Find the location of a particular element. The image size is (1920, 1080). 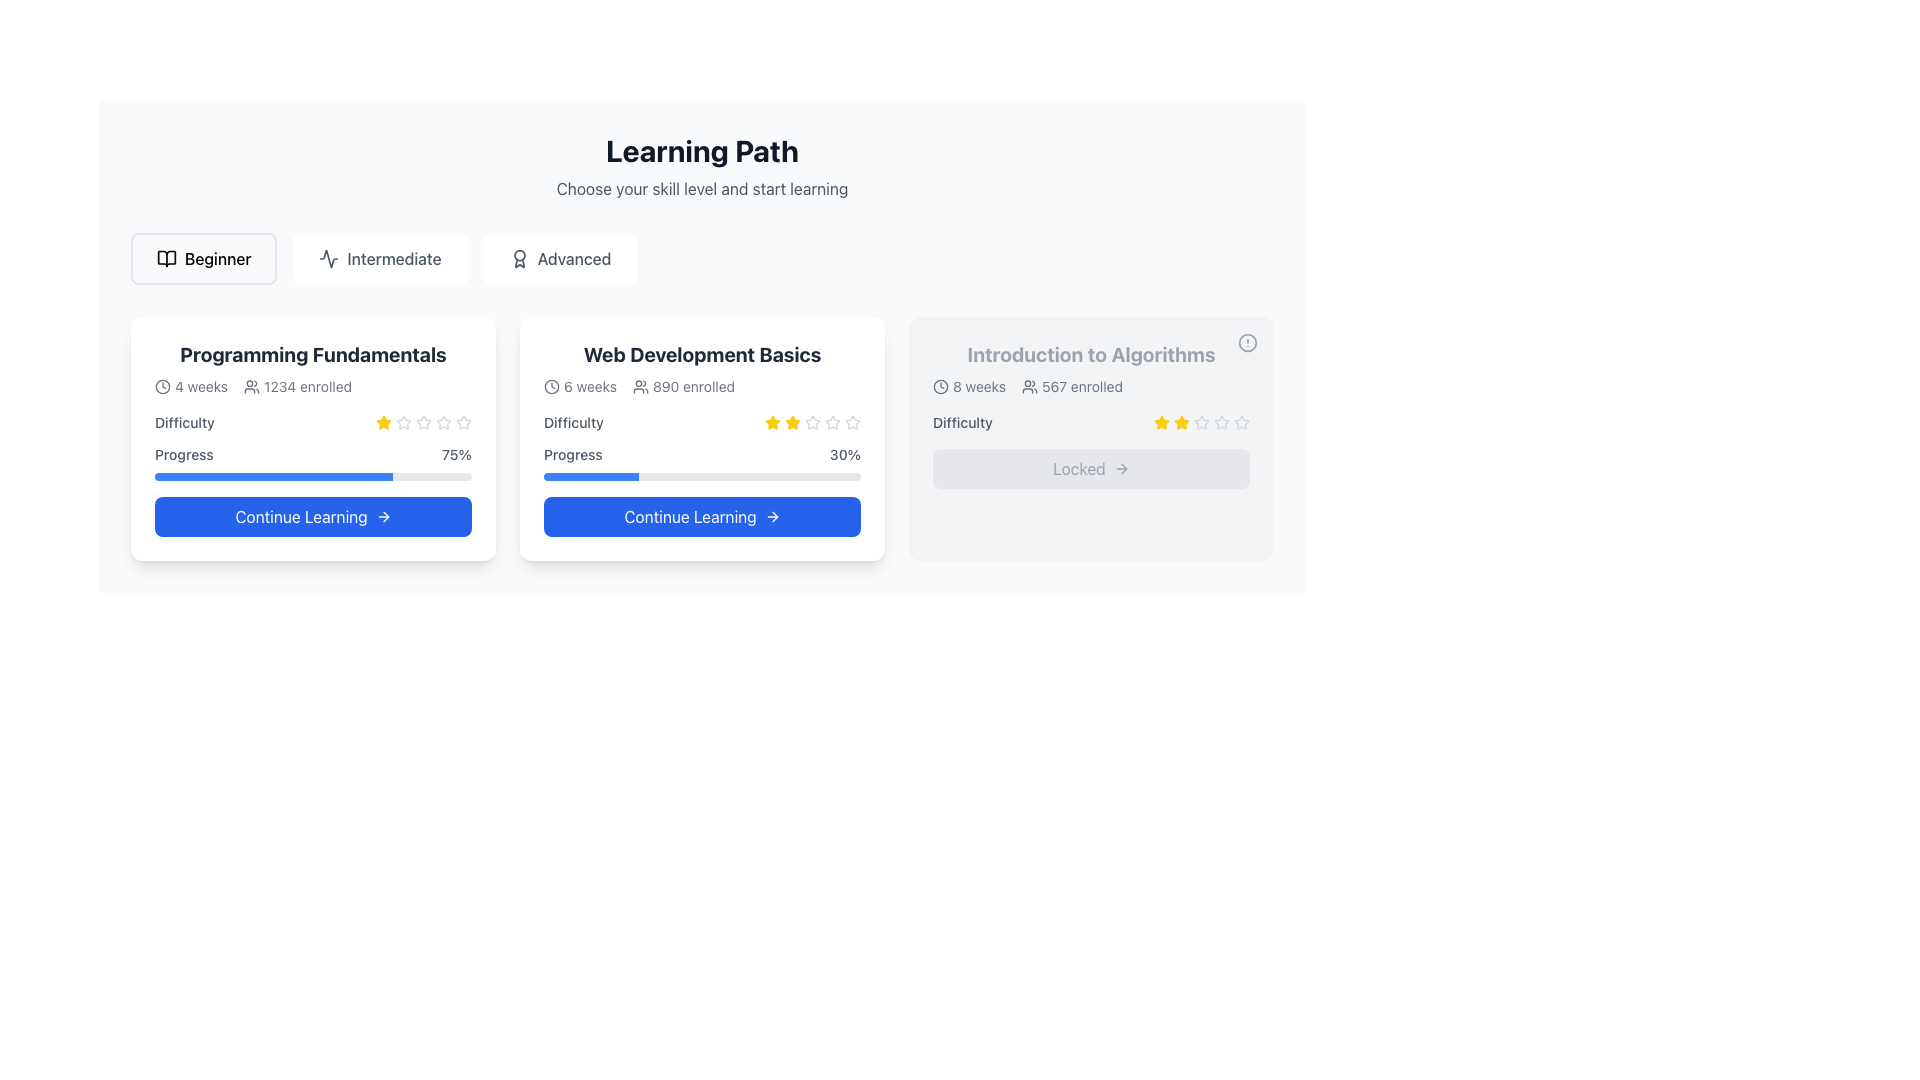

the progress percentage display for the 'Programming Fundamentals' module, which is centrally positioned within the information card, above the blue progress bar and below the 'Difficulty' rating is located at coordinates (312, 455).